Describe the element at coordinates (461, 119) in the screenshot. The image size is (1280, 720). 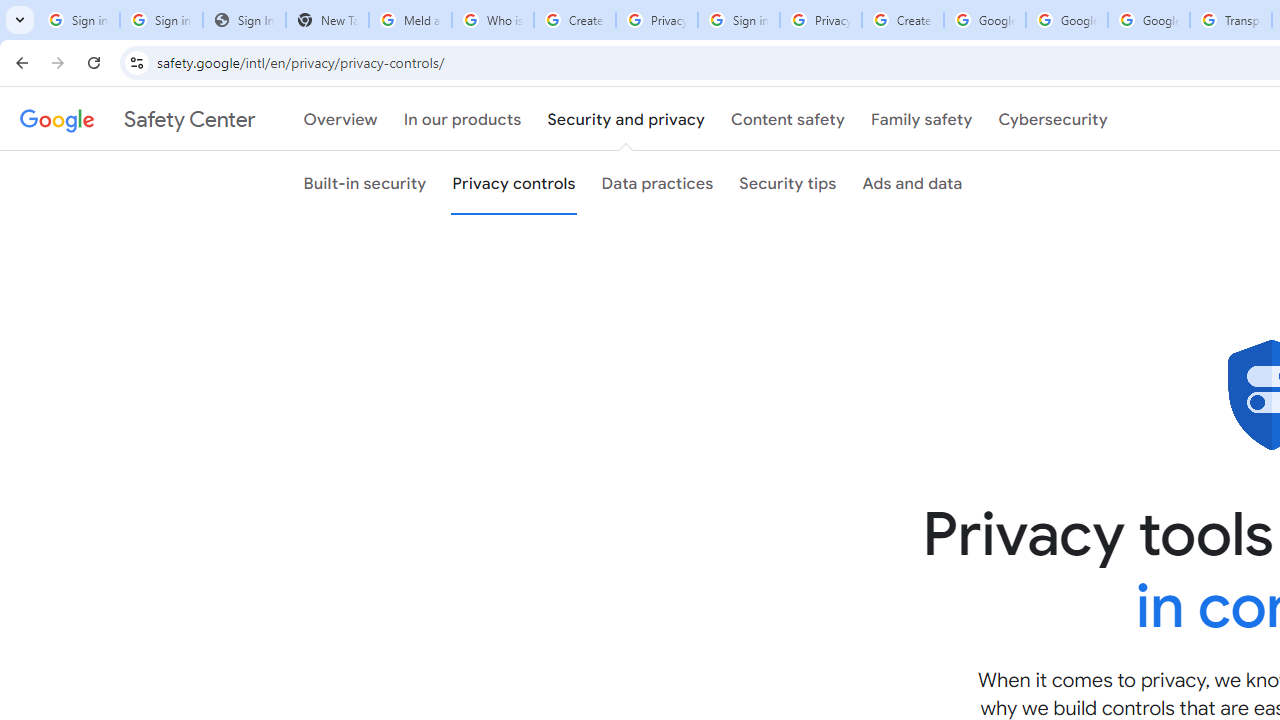
I see `'In our products'` at that location.